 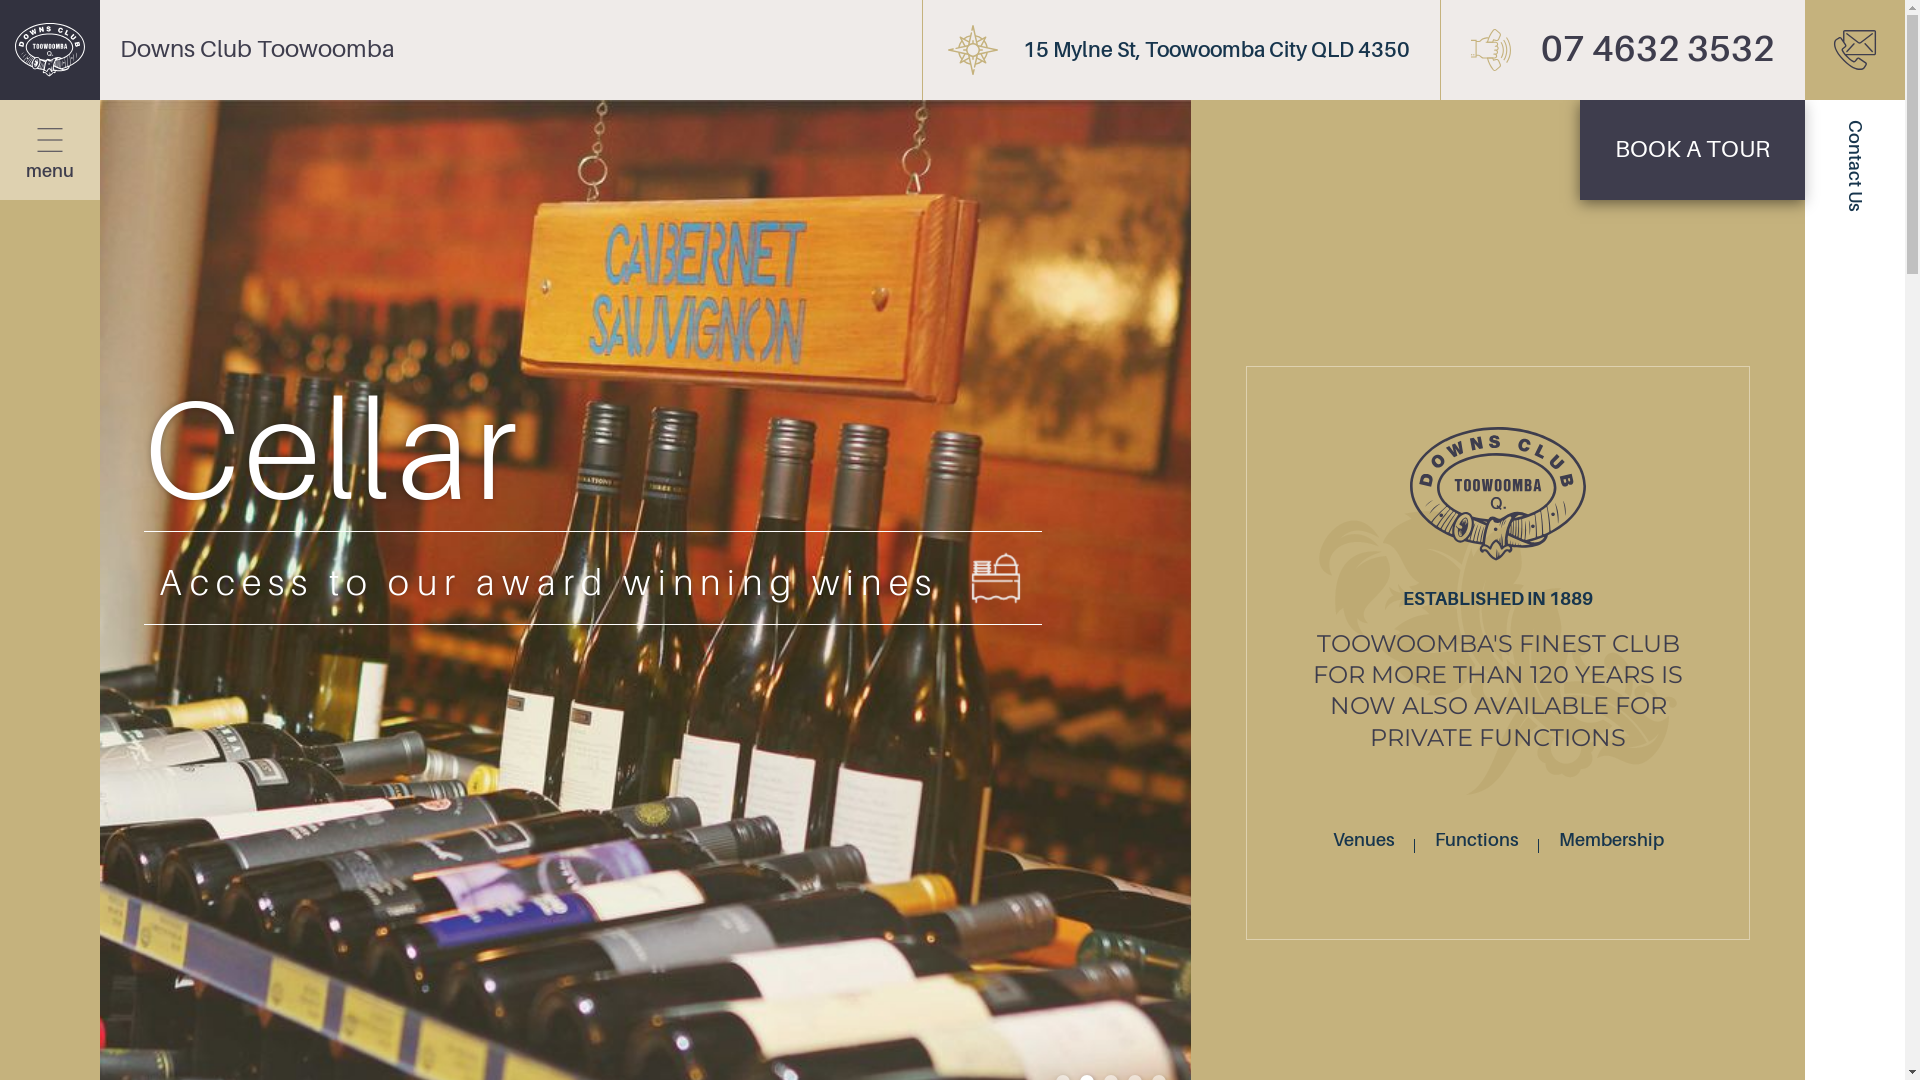 What do you see at coordinates (1611, 840) in the screenshot?
I see `'Membership'` at bounding box center [1611, 840].